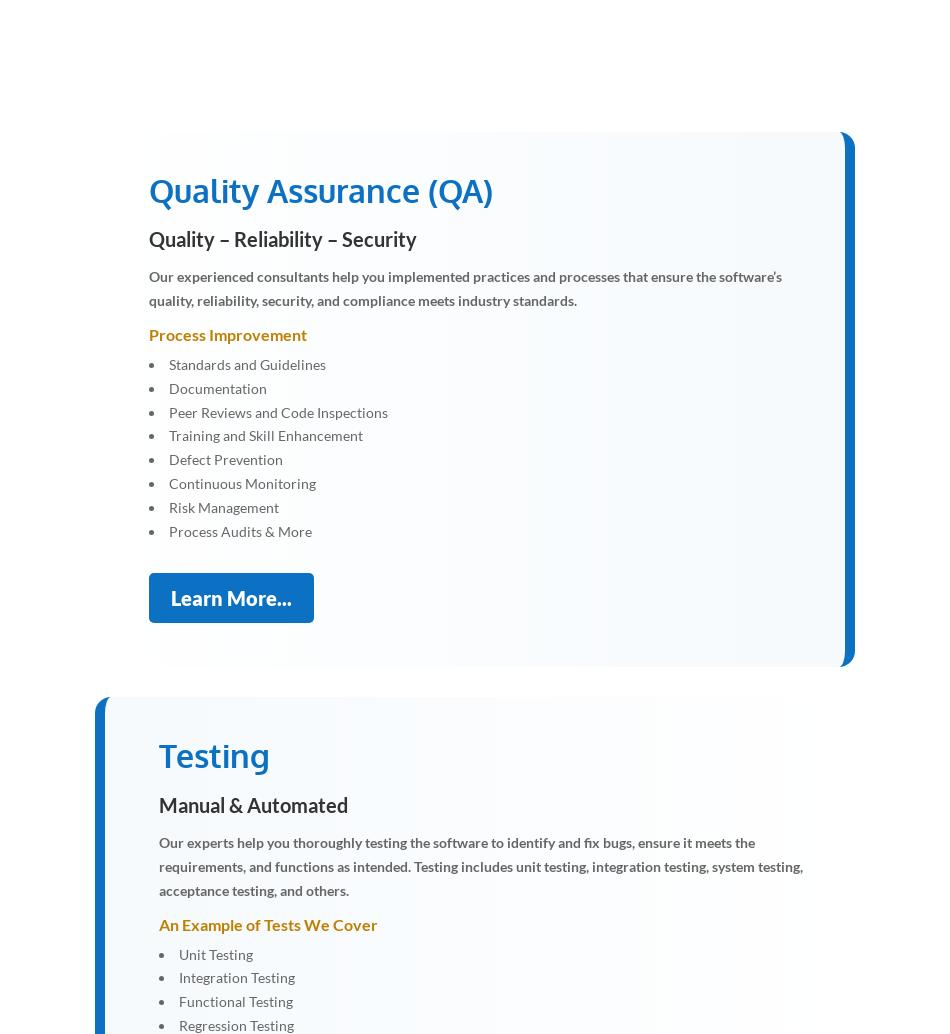 The image size is (950, 1034). Describe the element at coordinates (252, 803) in the screenshot. I see `'Manual & Automated'` at that location.